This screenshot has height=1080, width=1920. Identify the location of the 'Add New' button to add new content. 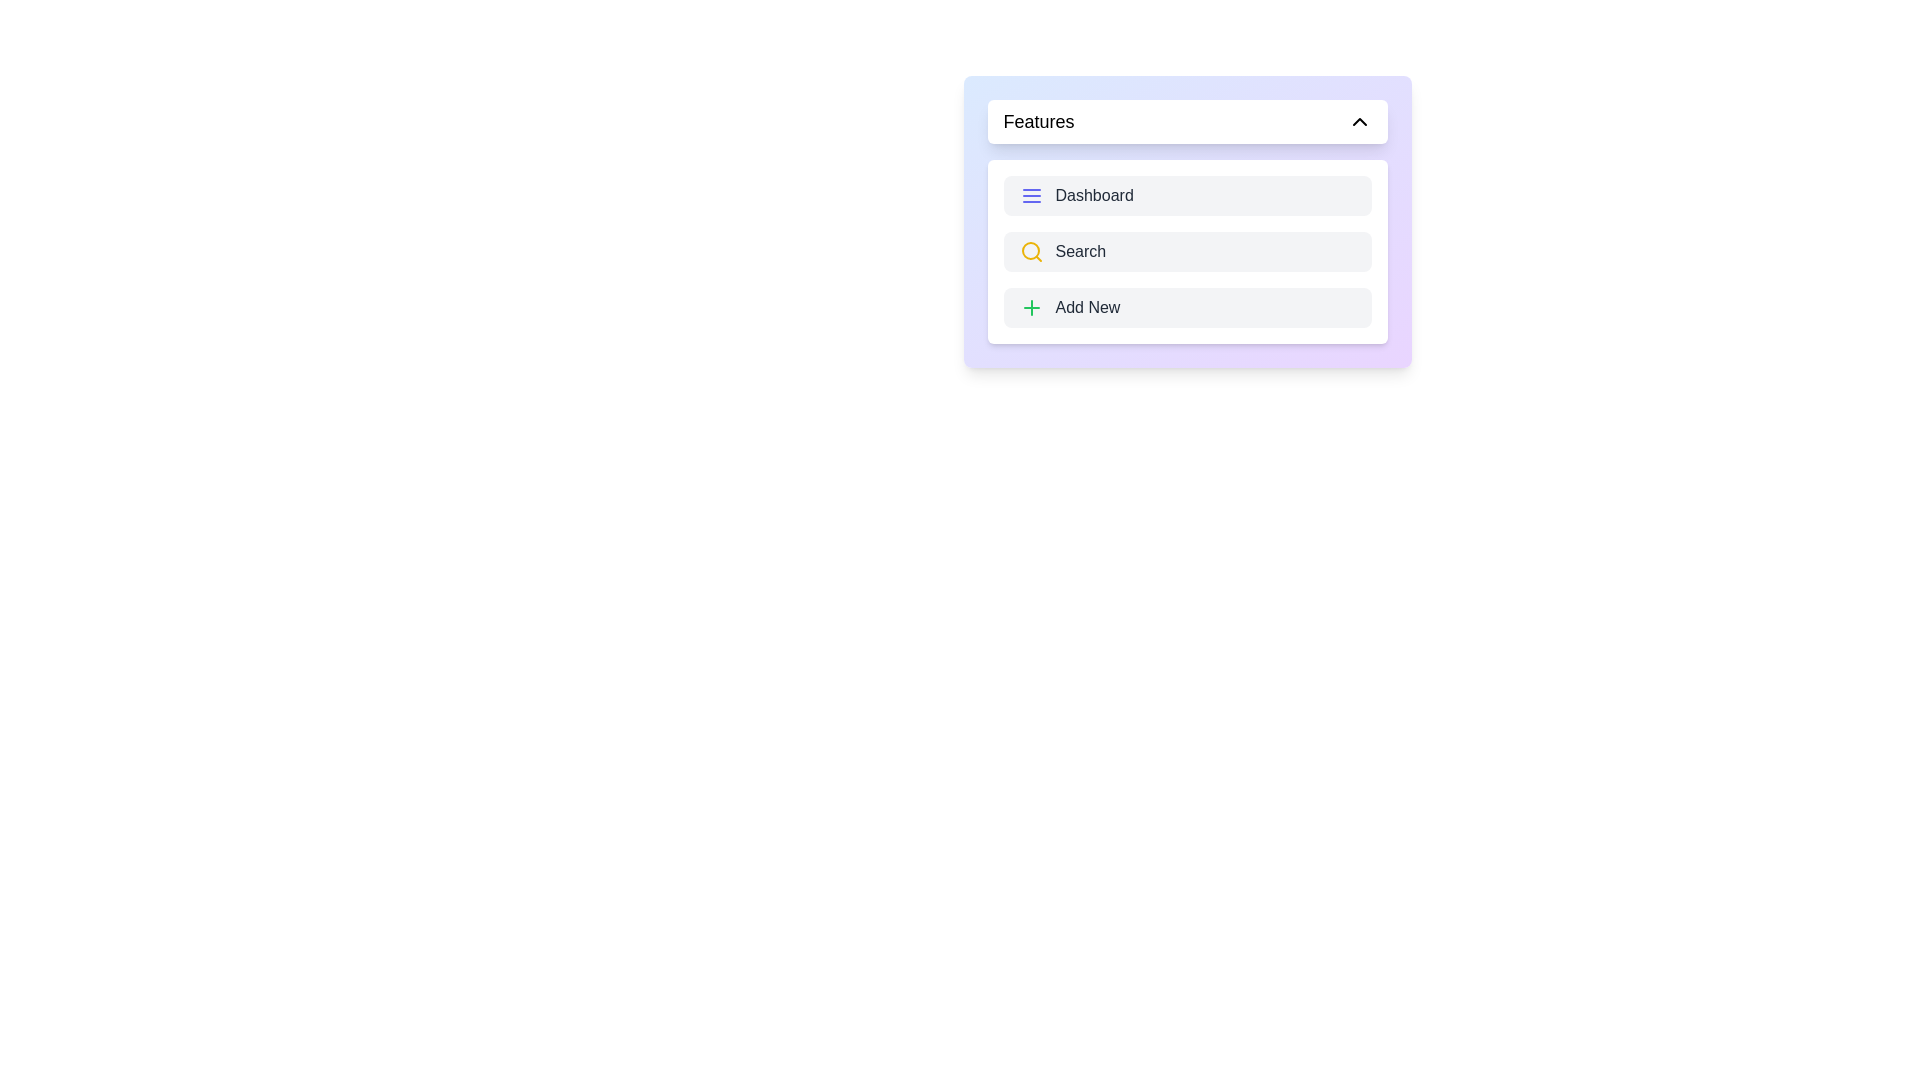
(1187, 308).